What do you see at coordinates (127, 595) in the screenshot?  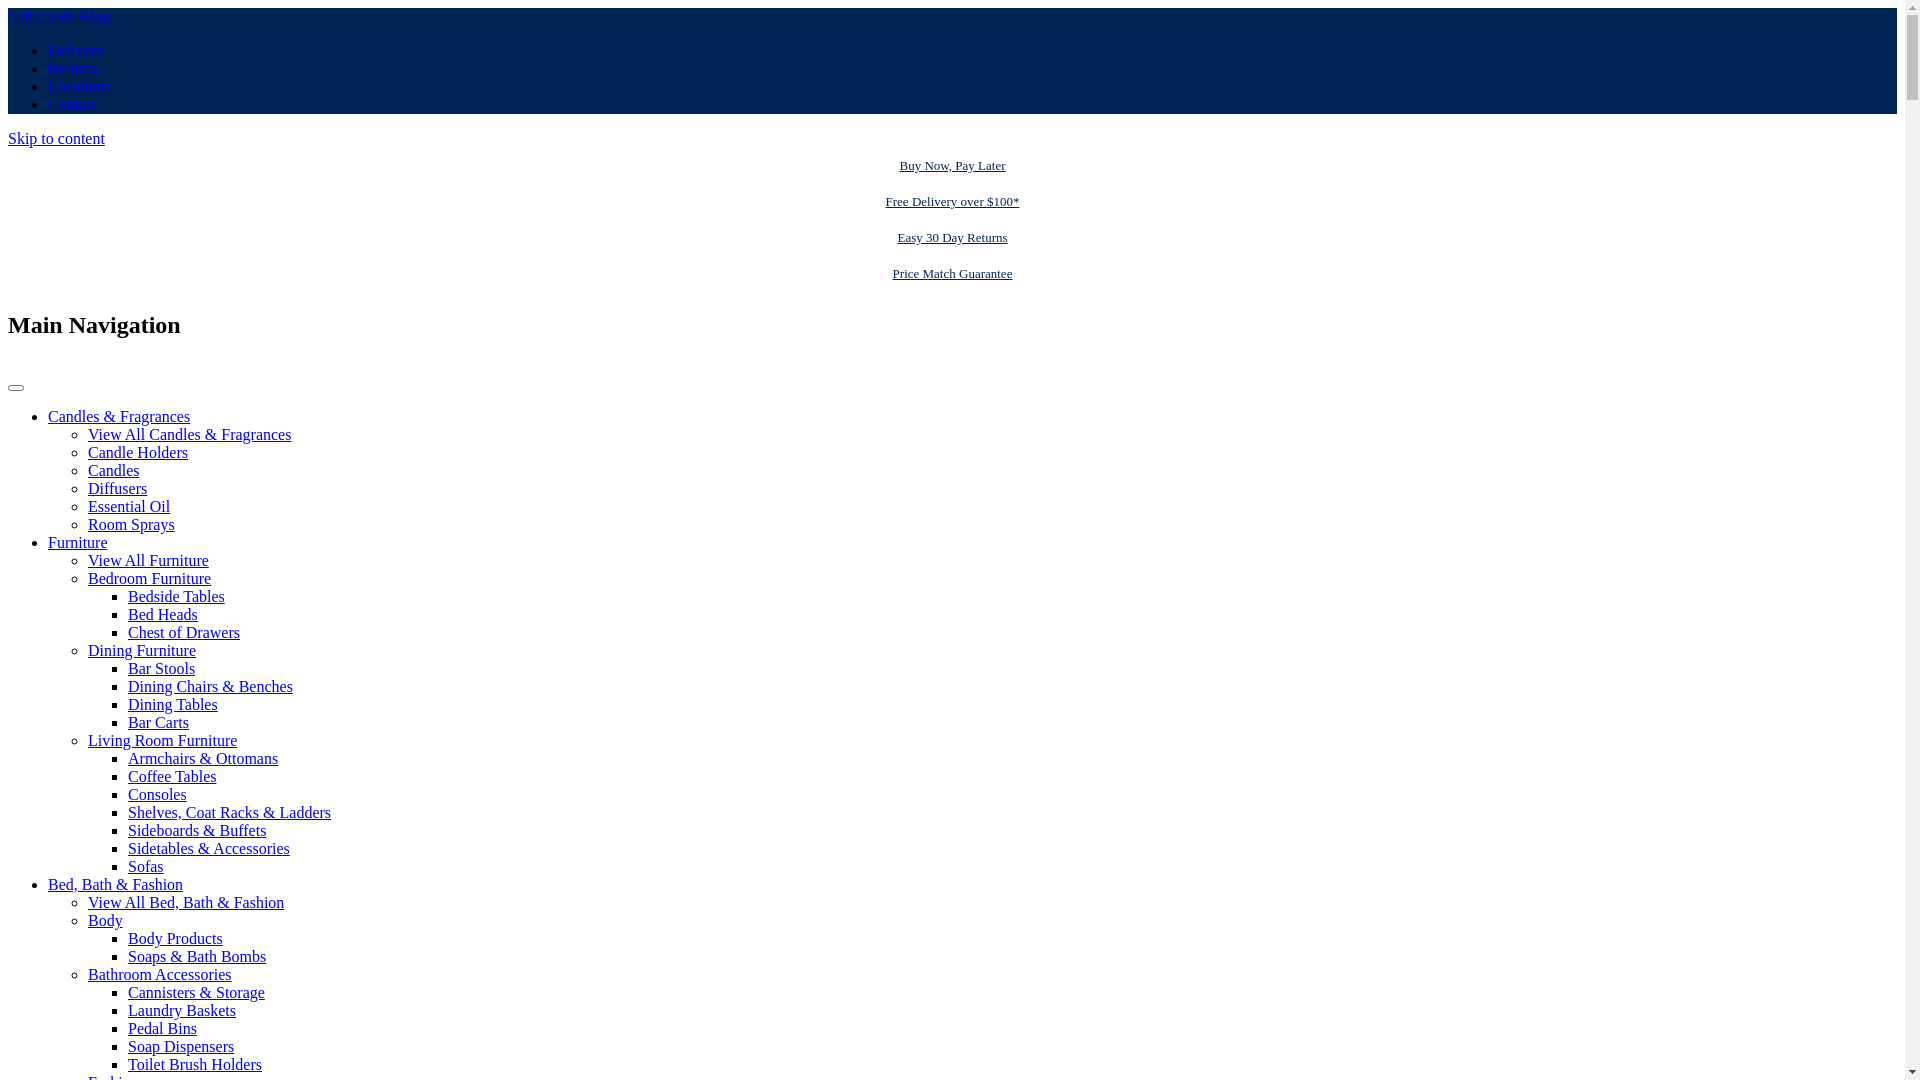 I see `'Bedside Tables'` at bounding box center [127, 595].